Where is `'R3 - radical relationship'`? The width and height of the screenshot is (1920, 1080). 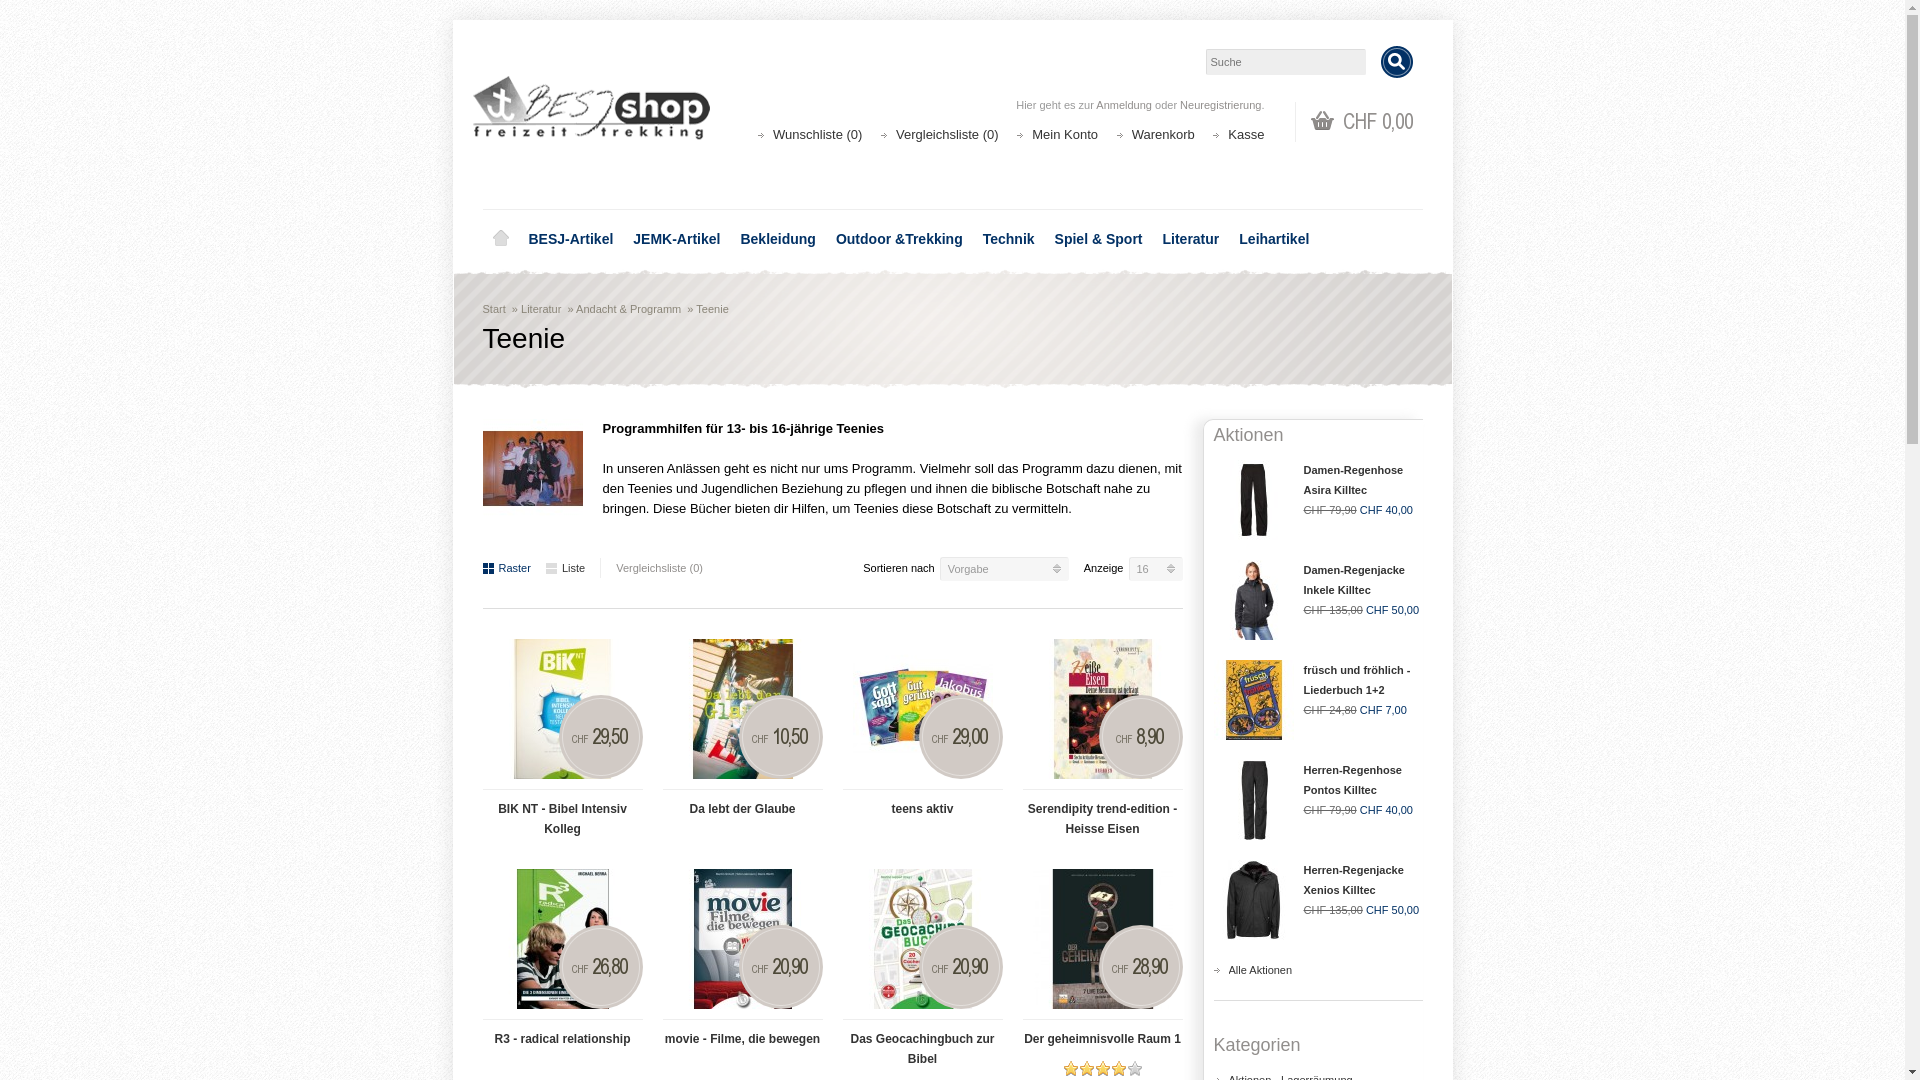 'R3 - radical relationship' is located at coordinates (560, 938).